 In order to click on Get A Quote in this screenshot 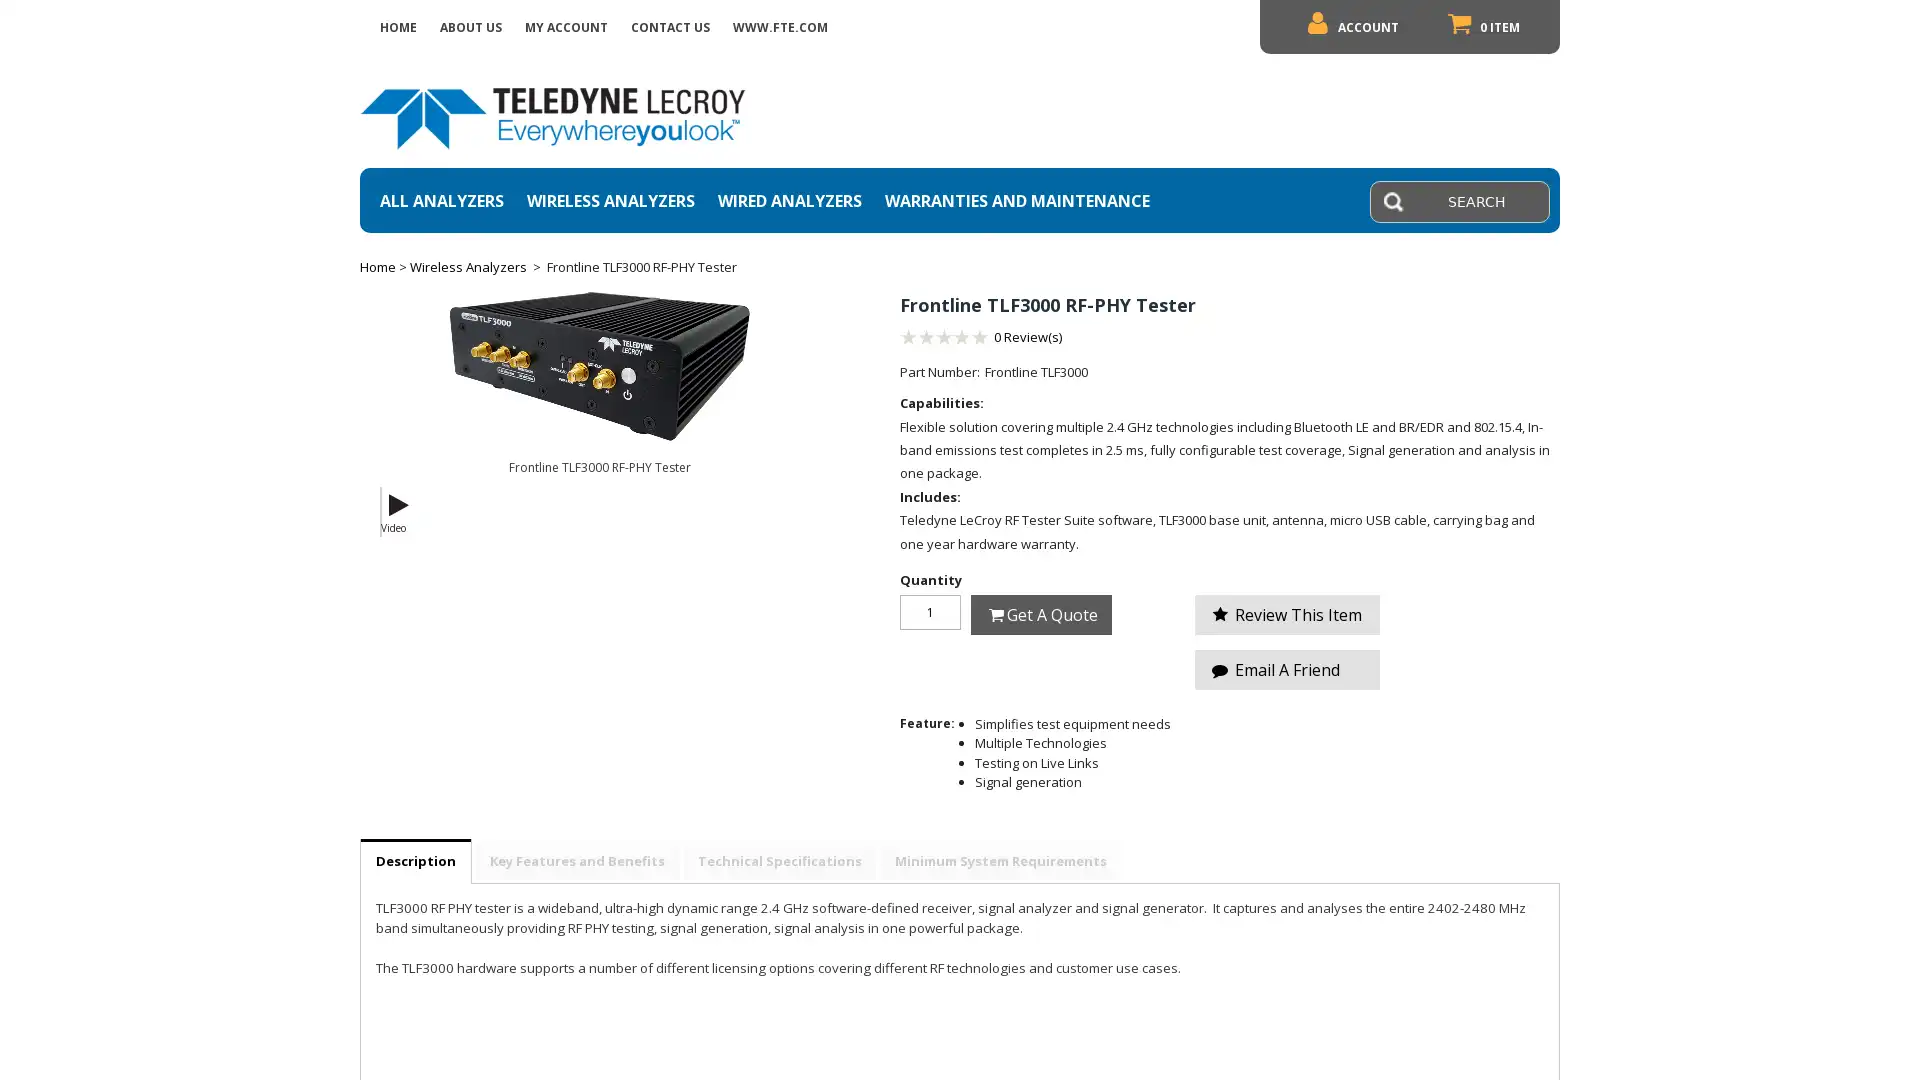, I will do `click(1040, 613)`.